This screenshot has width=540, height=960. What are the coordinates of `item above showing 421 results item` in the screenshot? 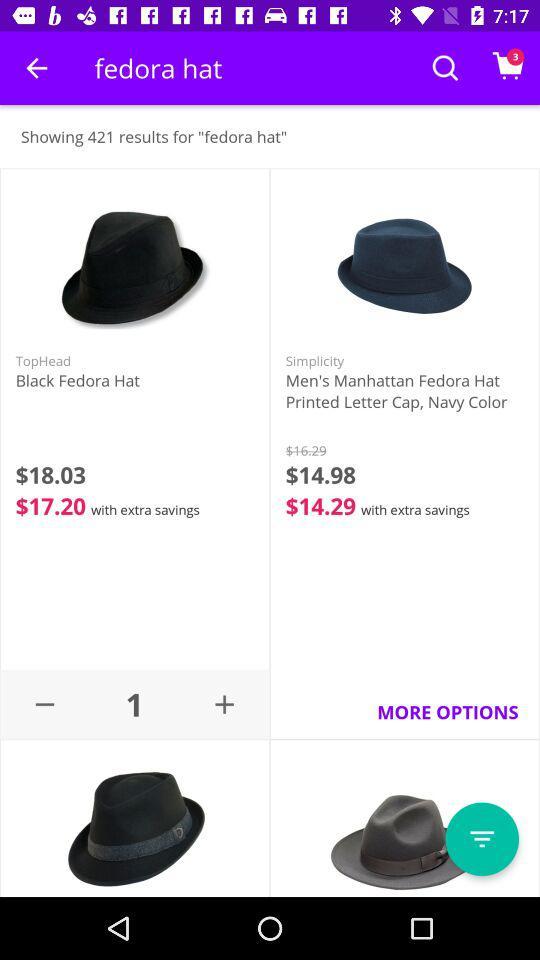 It's located at (36, 68).